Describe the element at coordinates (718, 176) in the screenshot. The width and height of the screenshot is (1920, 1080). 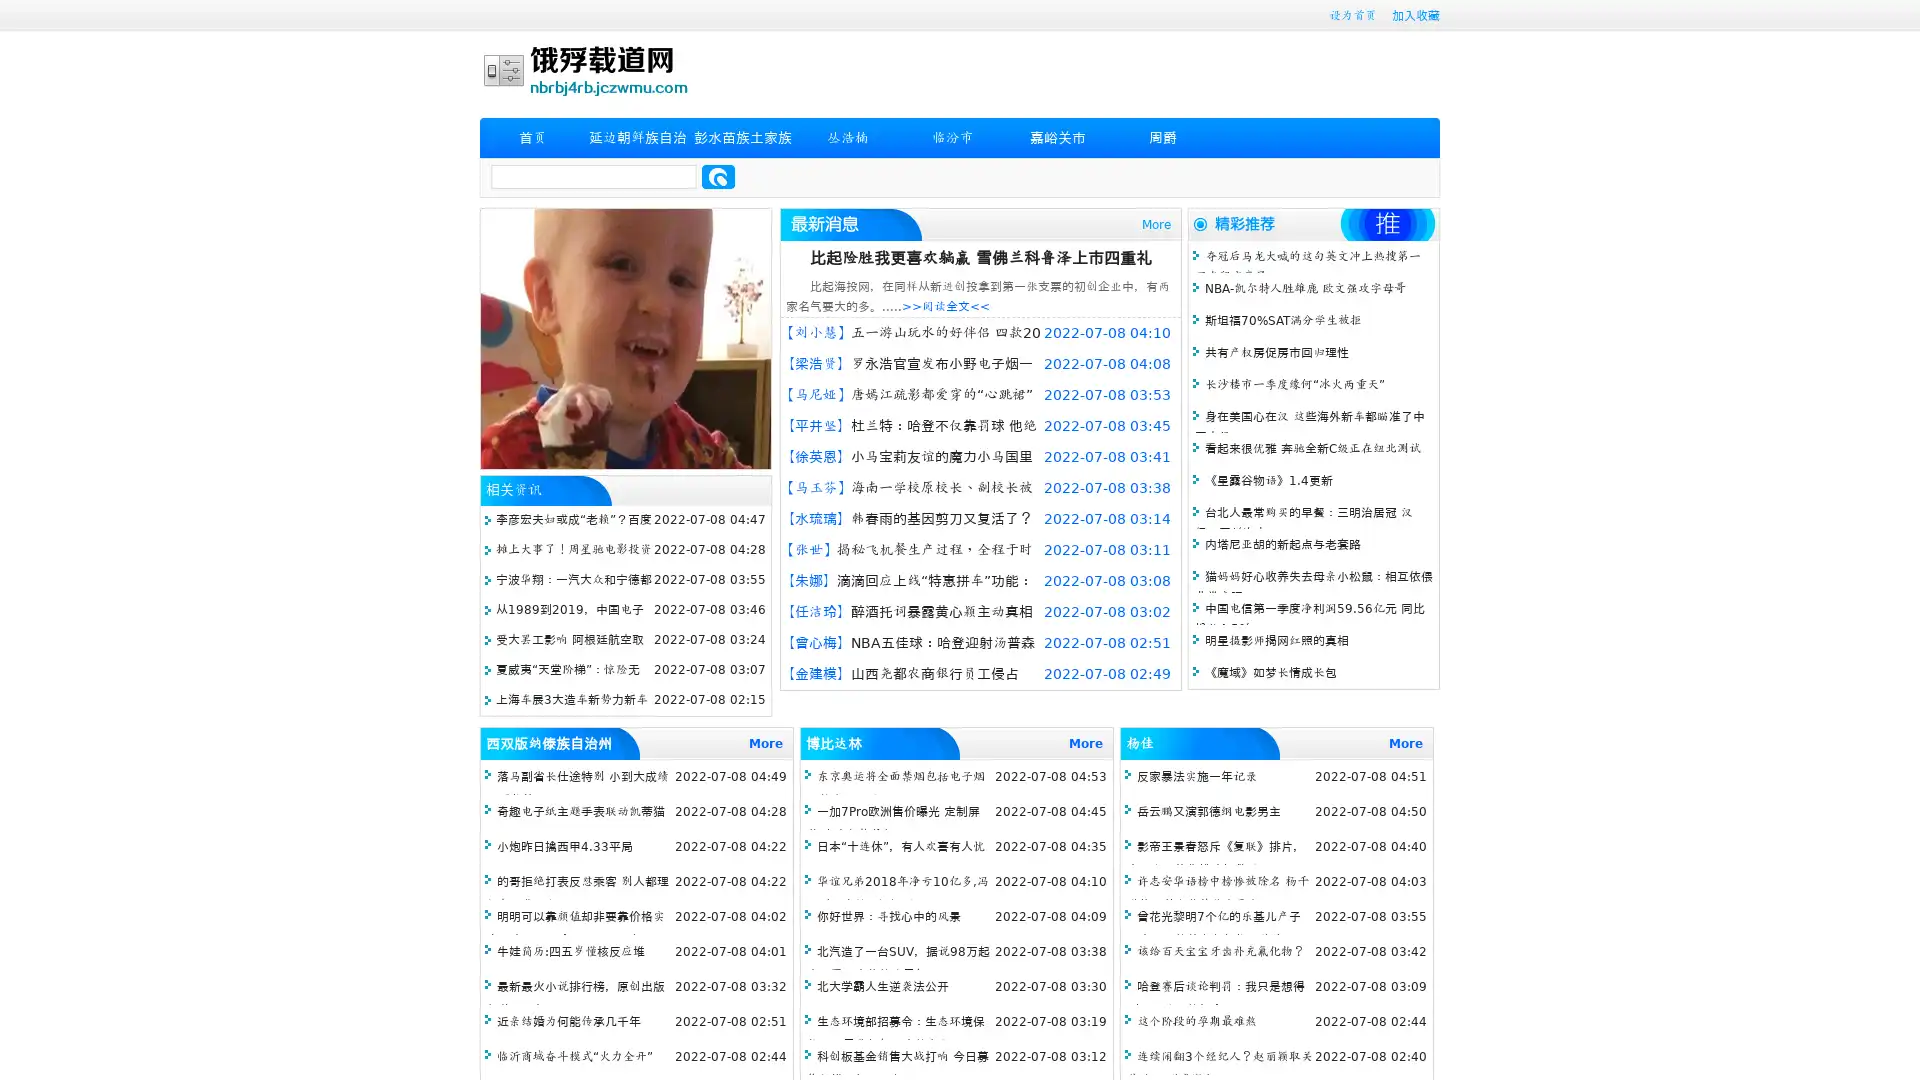
I see `Search` at that location.